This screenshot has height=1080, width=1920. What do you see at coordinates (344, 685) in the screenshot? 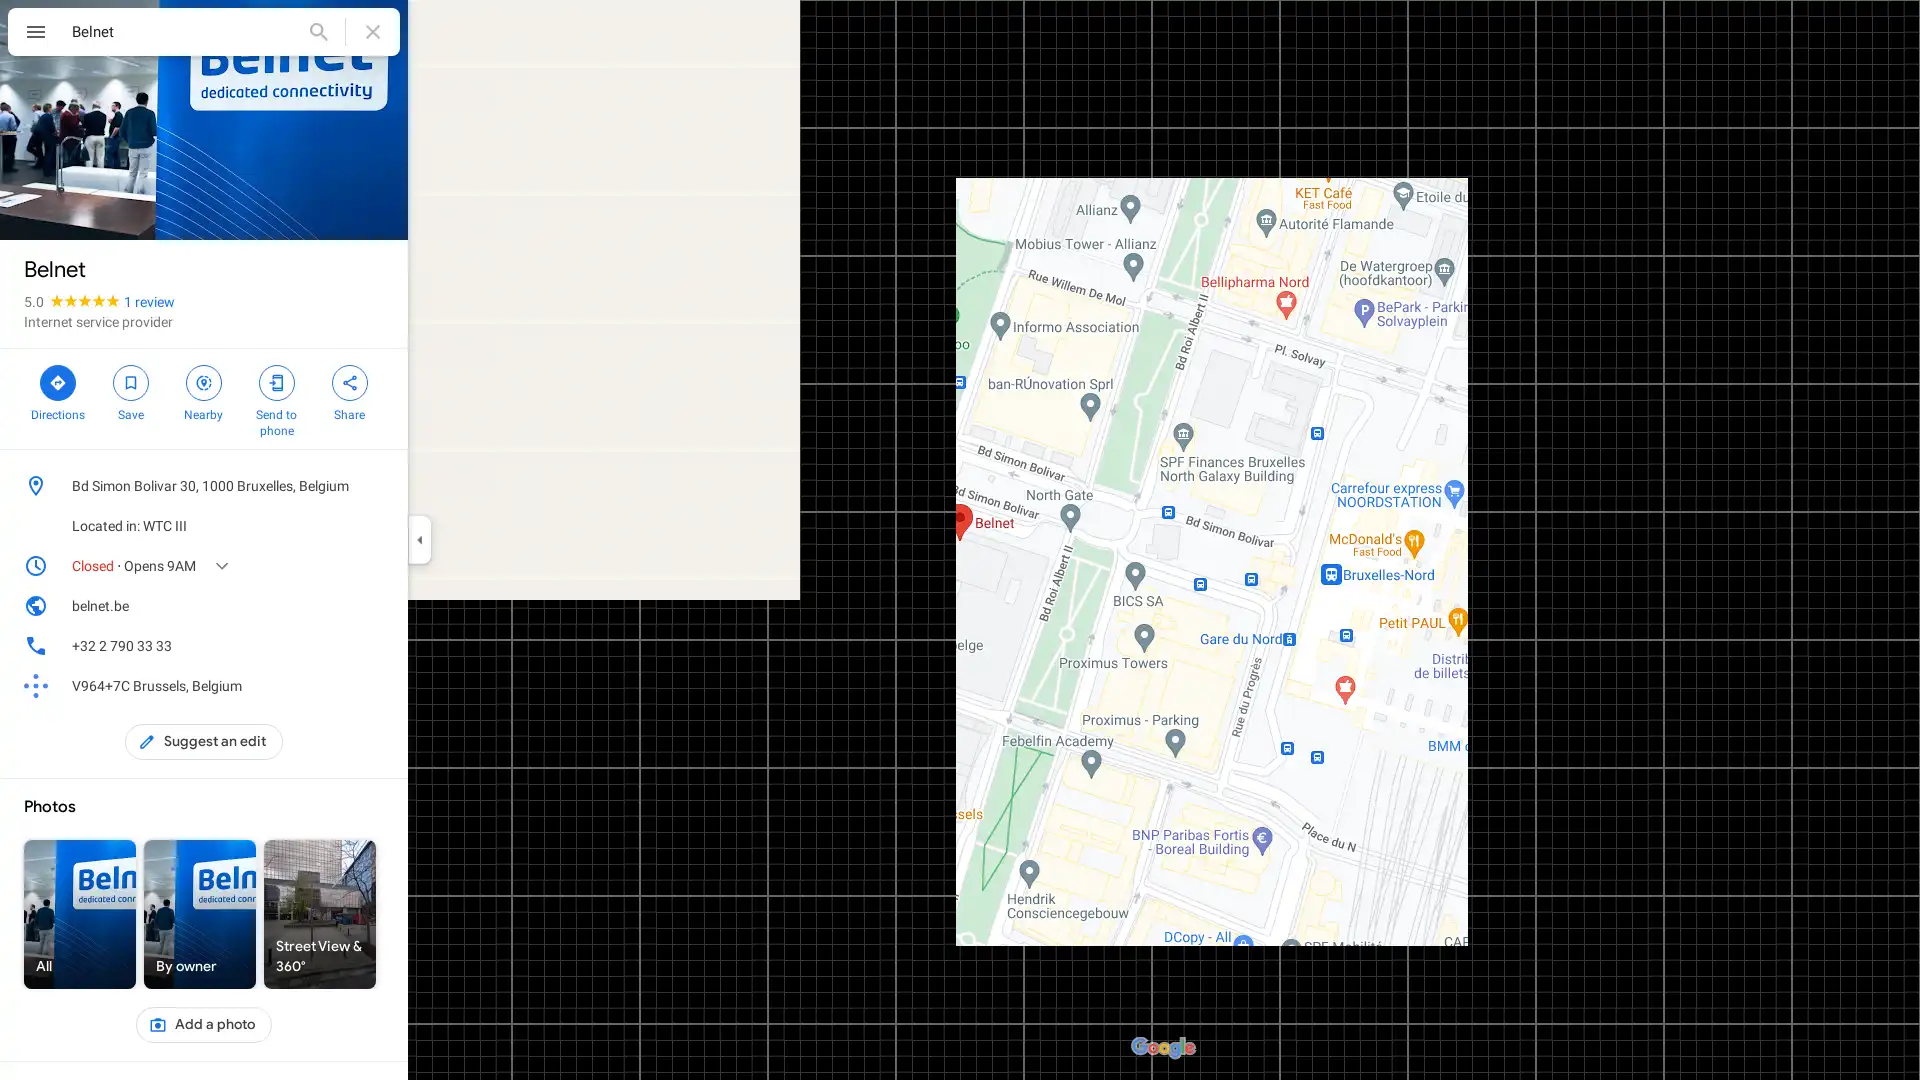
I see `Copy plus code` at bounding box center [344, 685].